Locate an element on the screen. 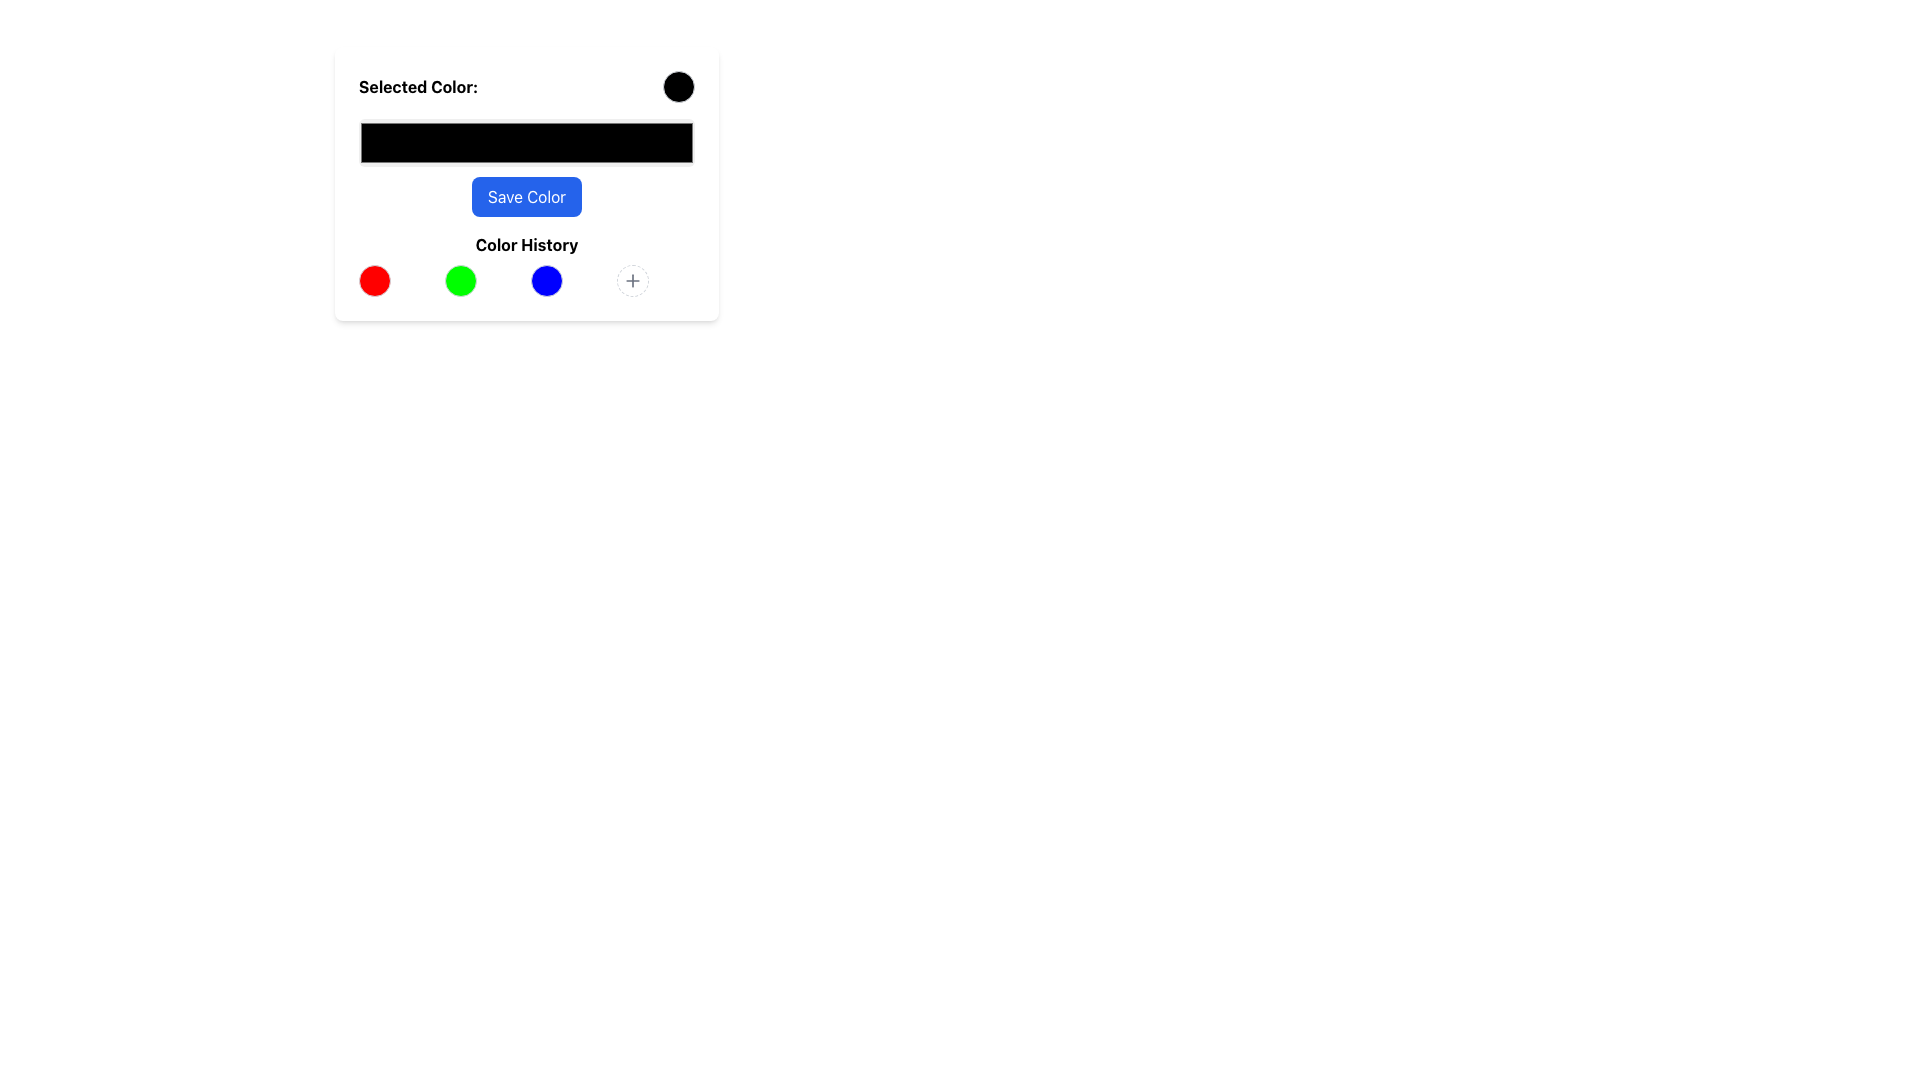 The image size is (1920, 1080). the black rectangular color input field below the title 'Selected Color:' is located at coordinates (527, 167).